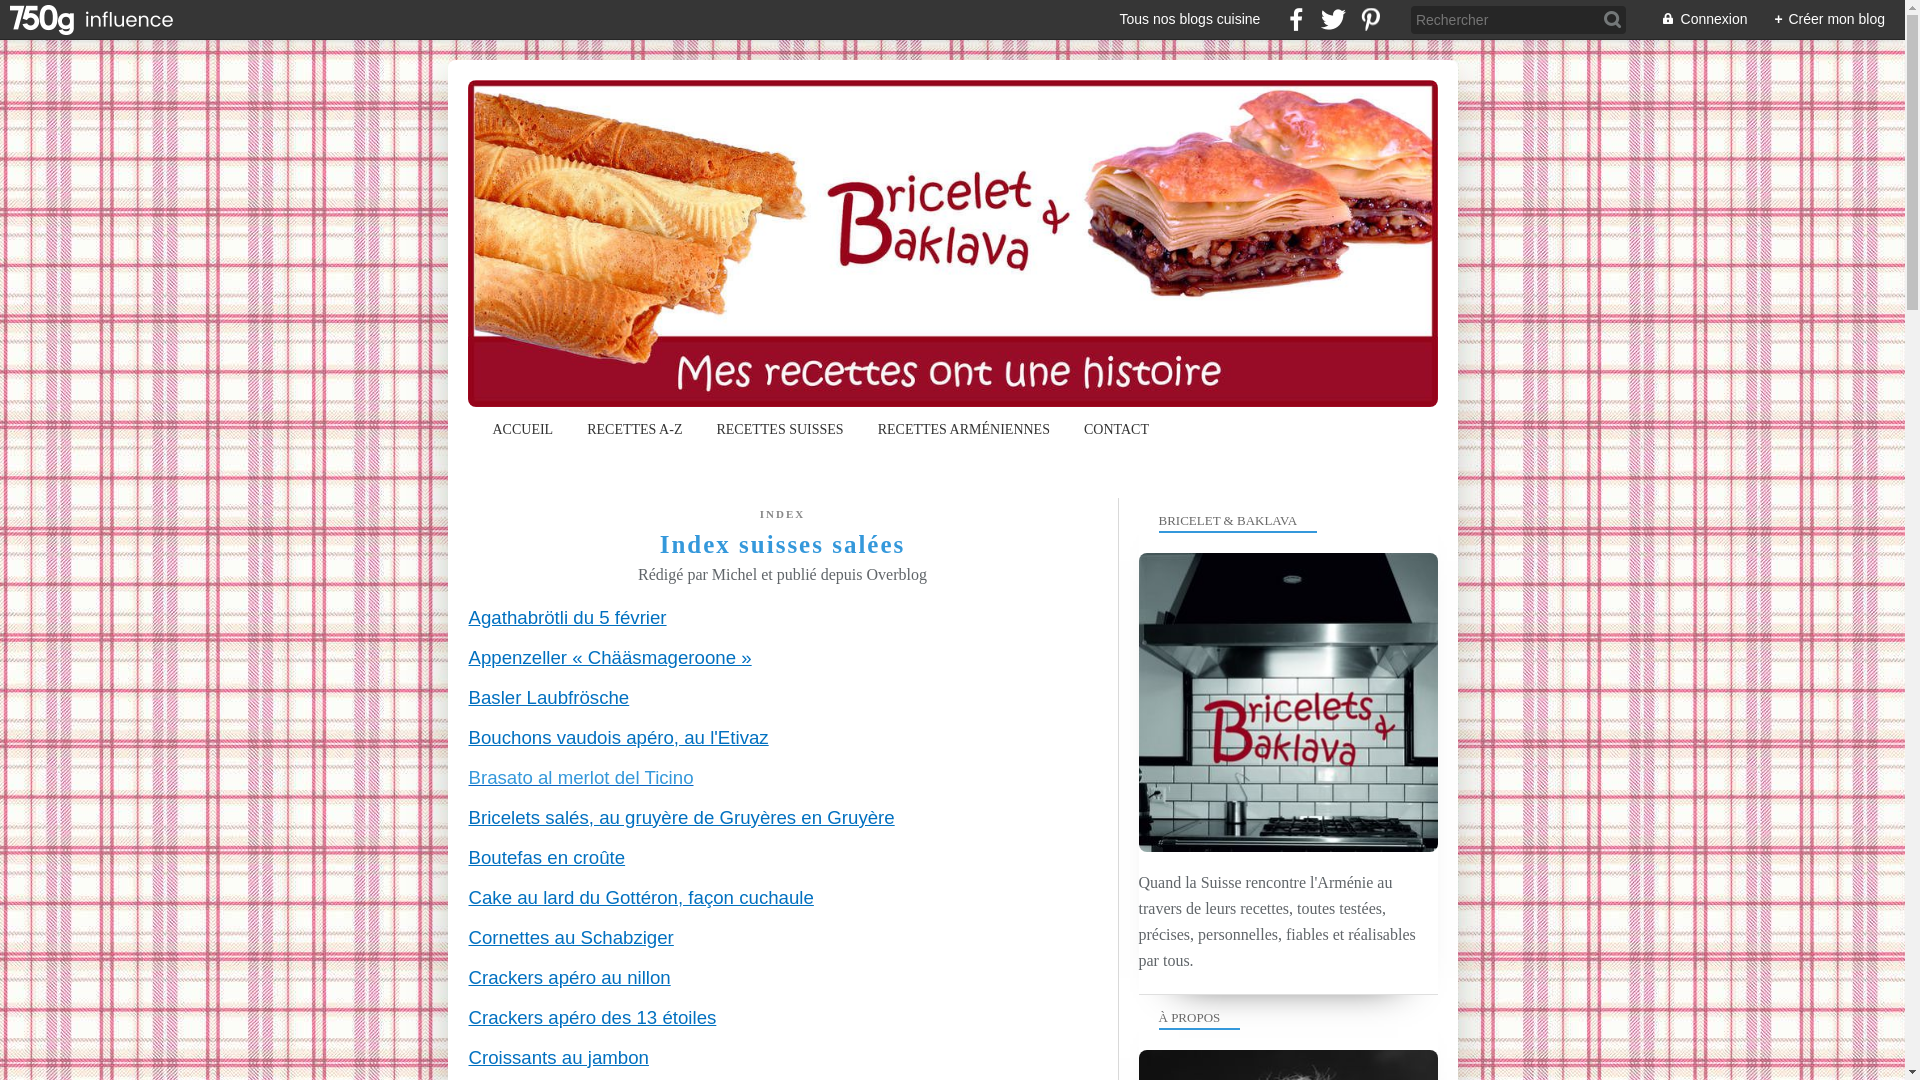  What do you see at coordinates (781, 512) in the screenshot?
I see `'INDEX'` at bounding box center [781, 512].